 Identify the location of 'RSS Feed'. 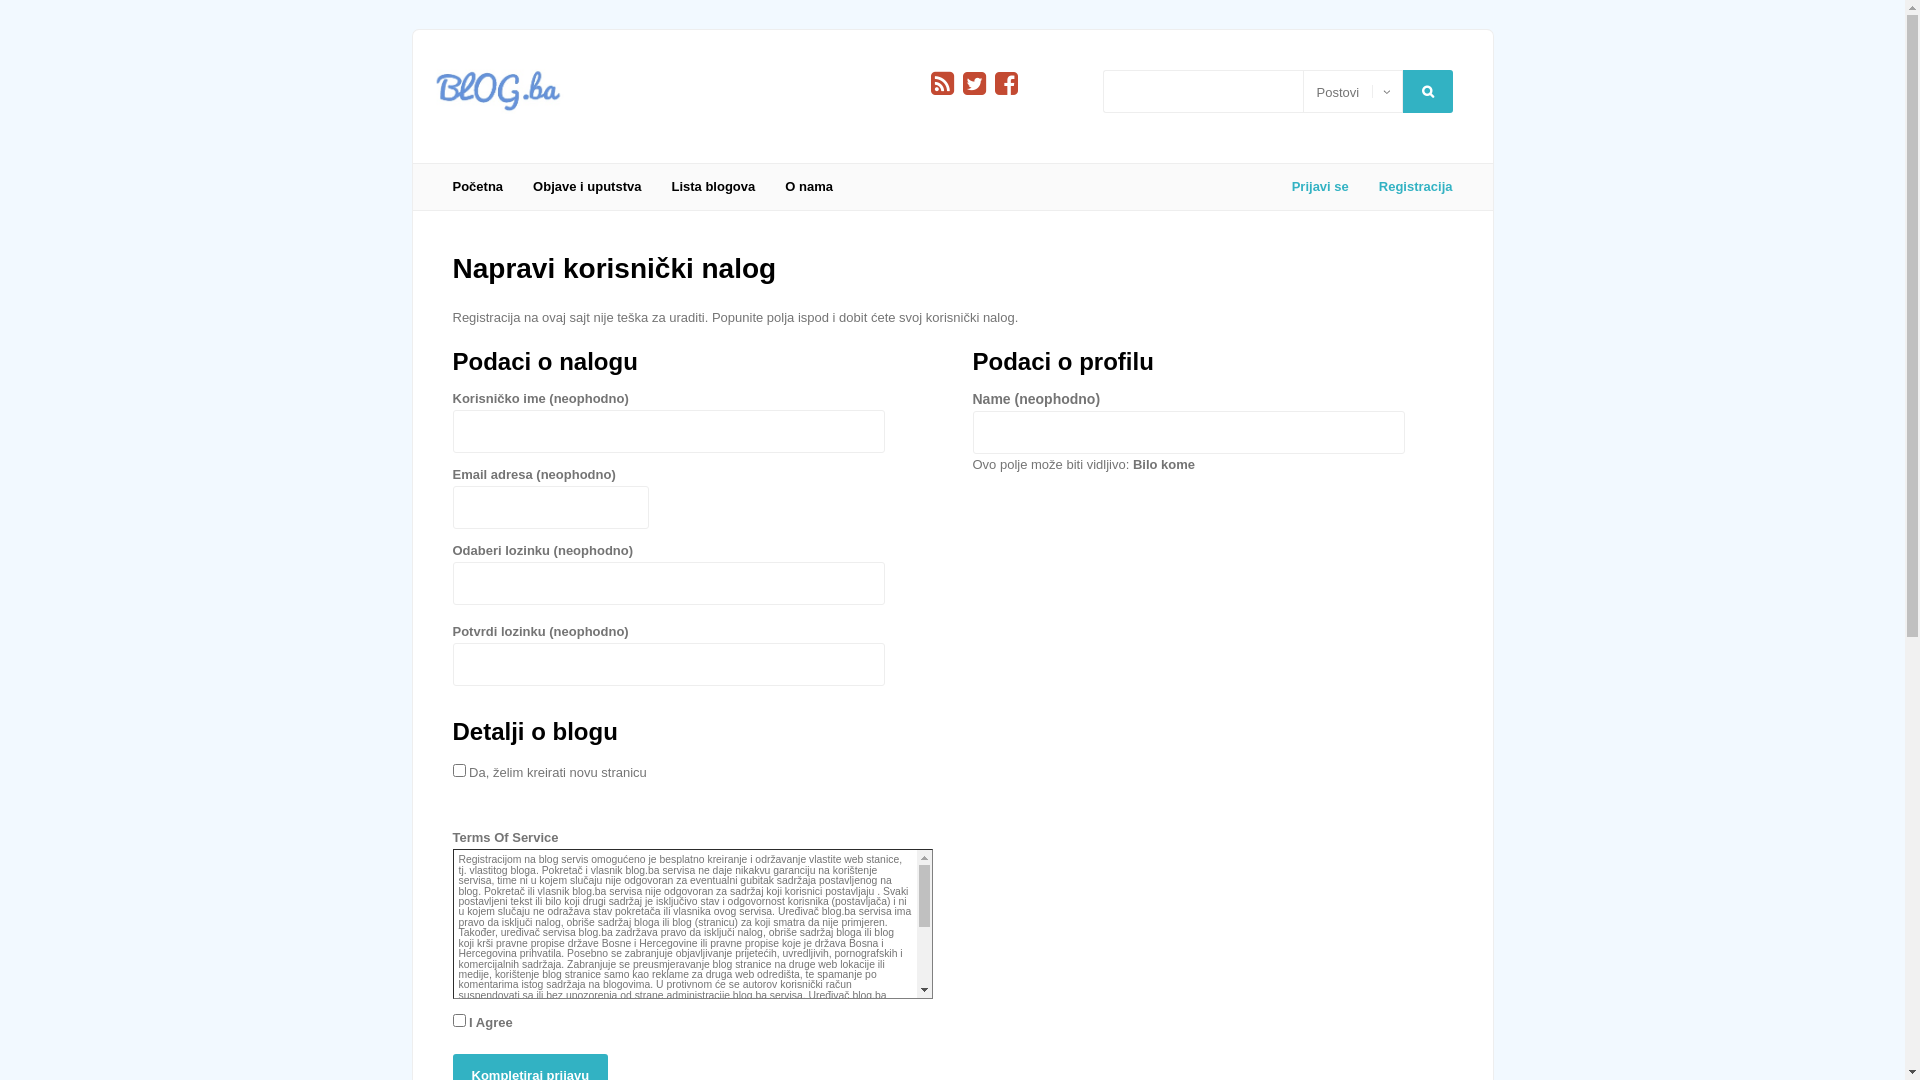
(930, 82).